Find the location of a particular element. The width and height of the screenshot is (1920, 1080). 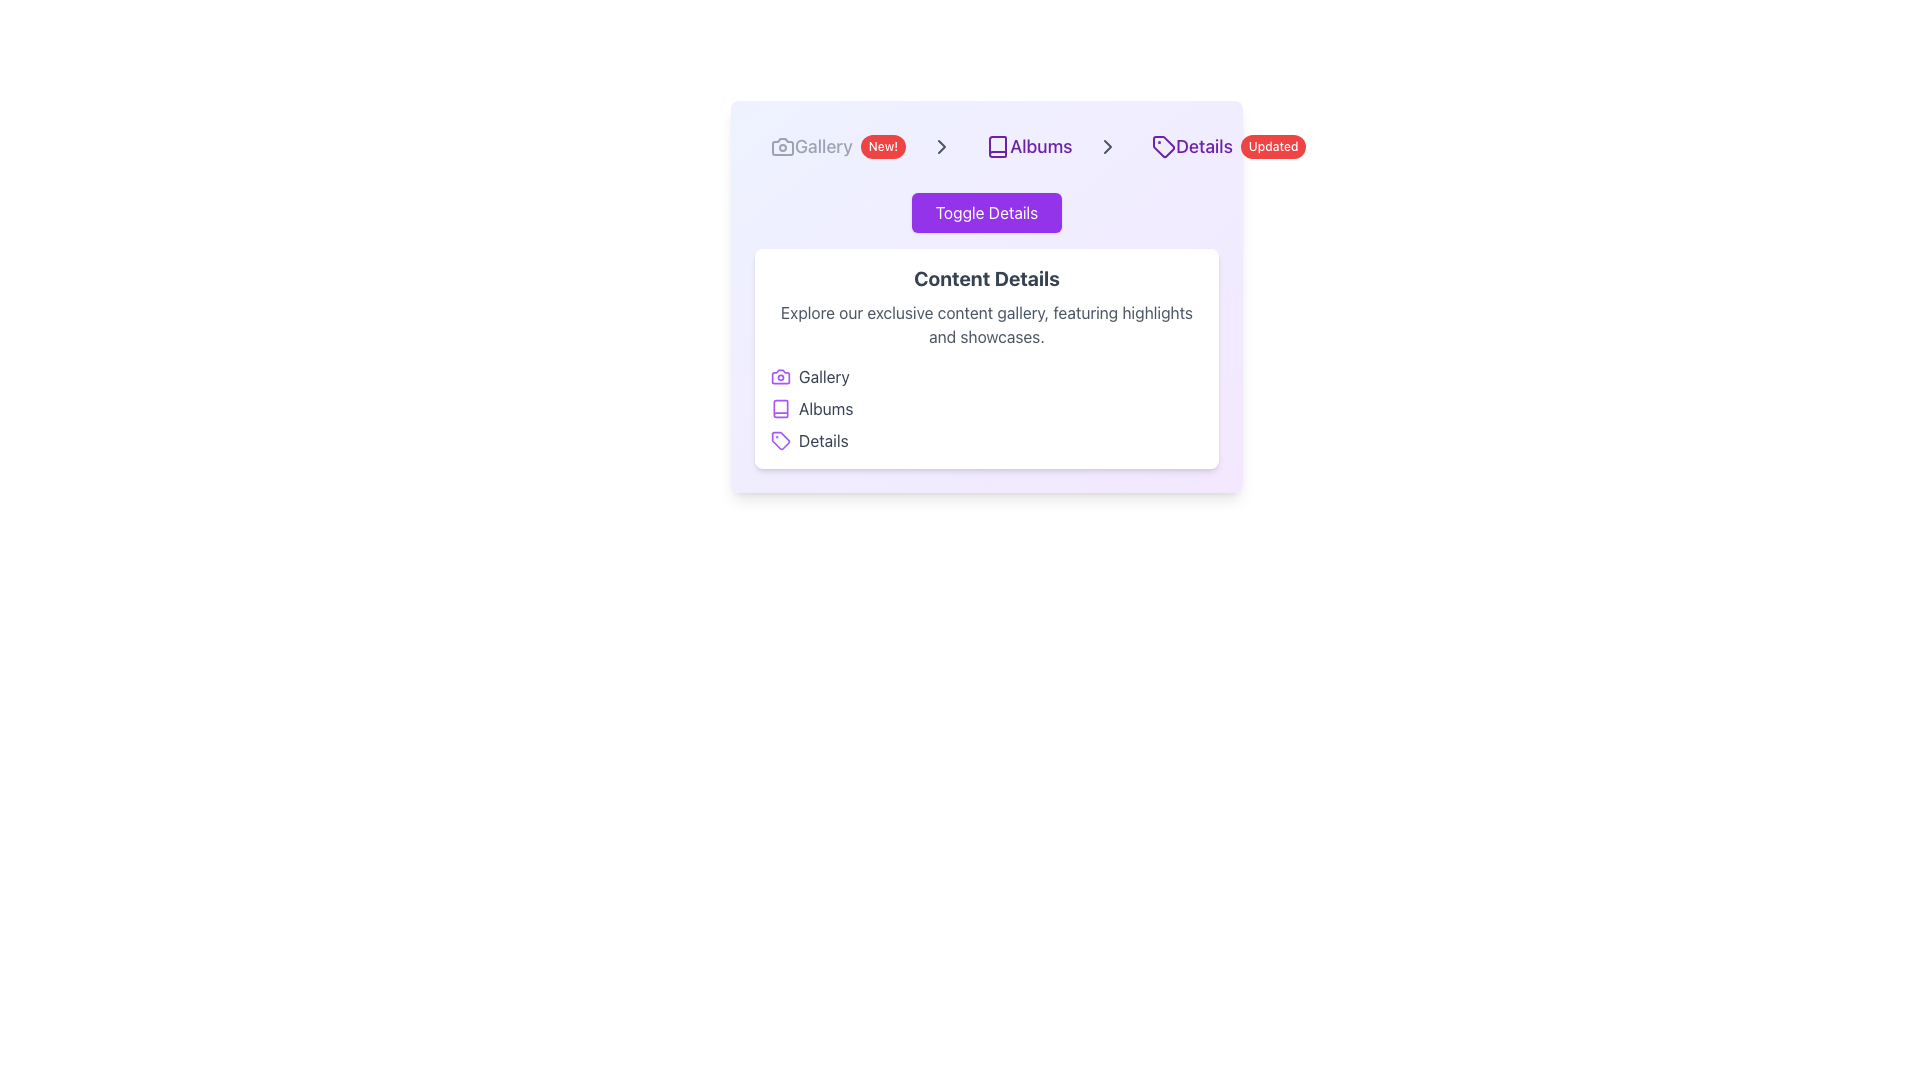

the paragraph text that describes the content gallery, located beneath the 'Content Details' heading and above the list of items labeled 'Gallery,' 'Albums,' and 'Details.' is located at coordinates (987, 323).